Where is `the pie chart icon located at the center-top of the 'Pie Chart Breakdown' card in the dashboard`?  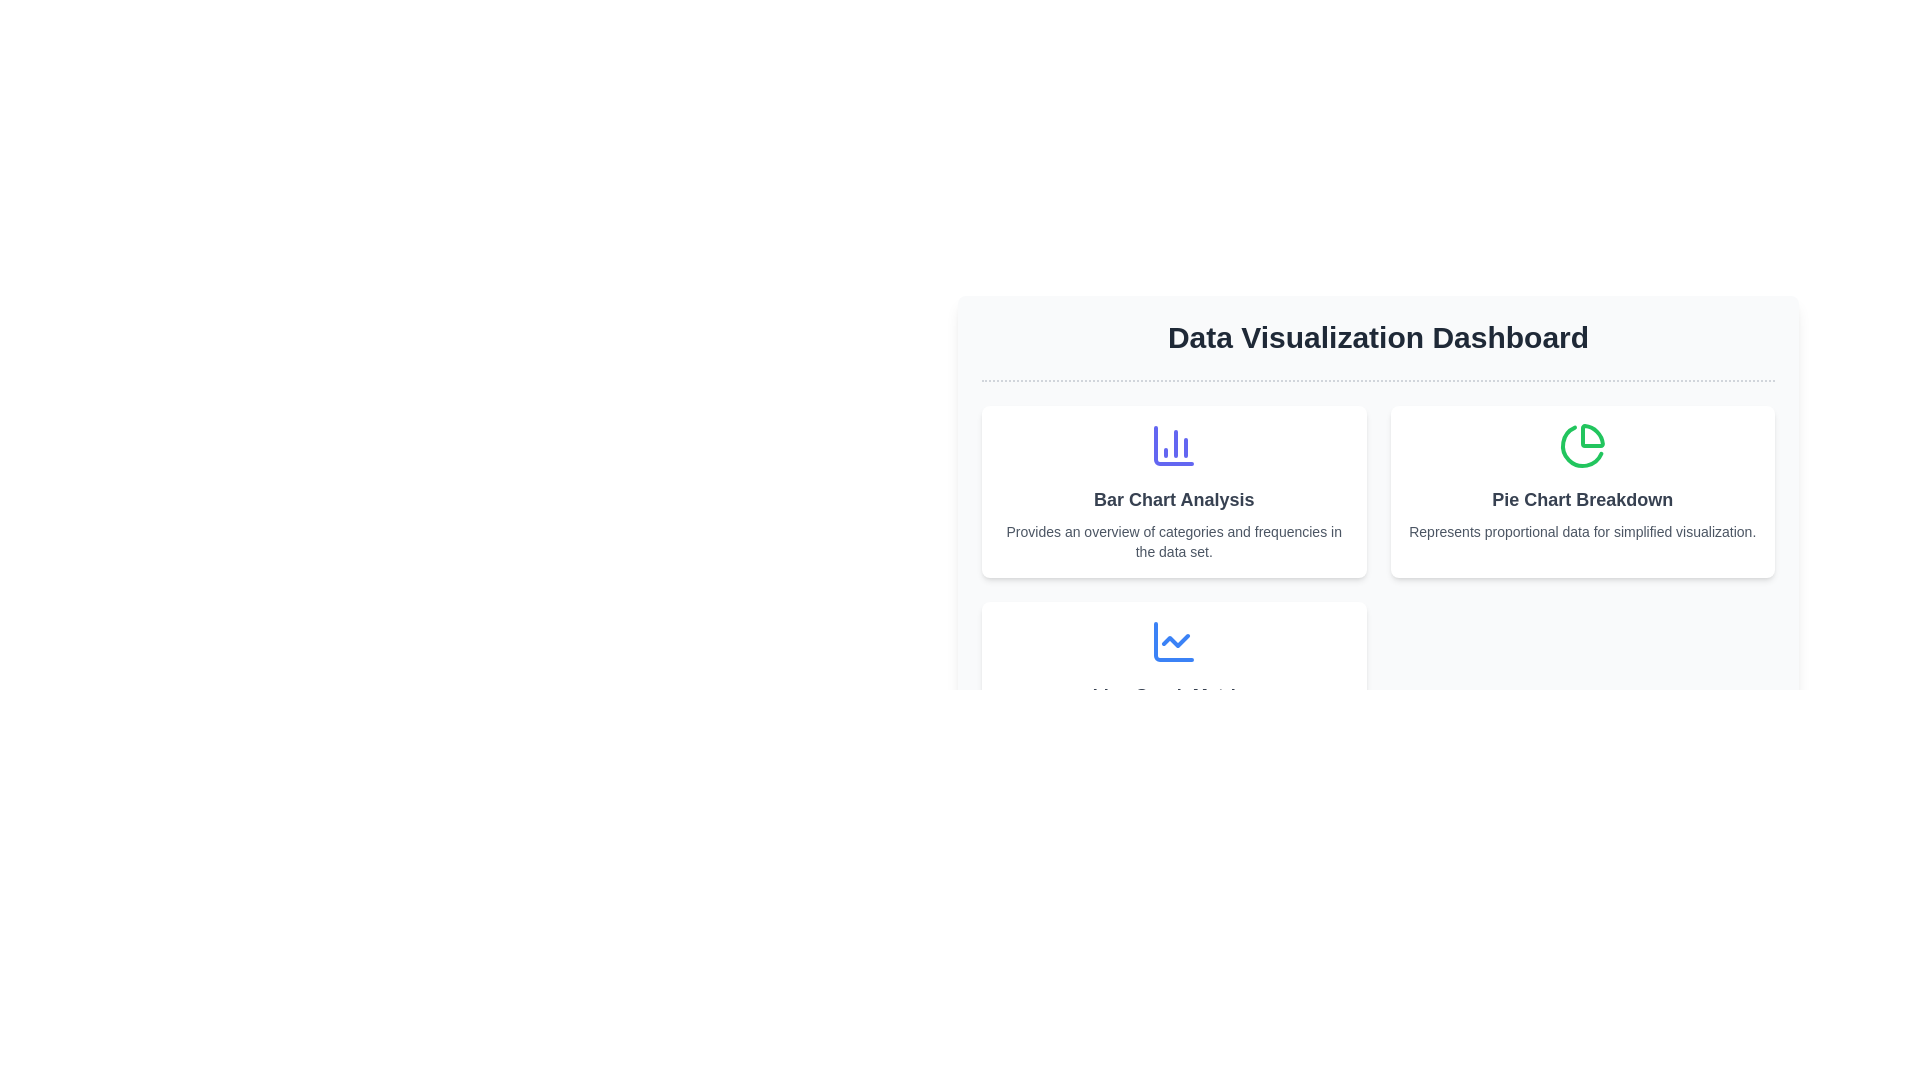
the pie chart icon located at the center-top of the 'Pie Chart Breakdown' card in the dashboard is located at coordinates (1581, 445).